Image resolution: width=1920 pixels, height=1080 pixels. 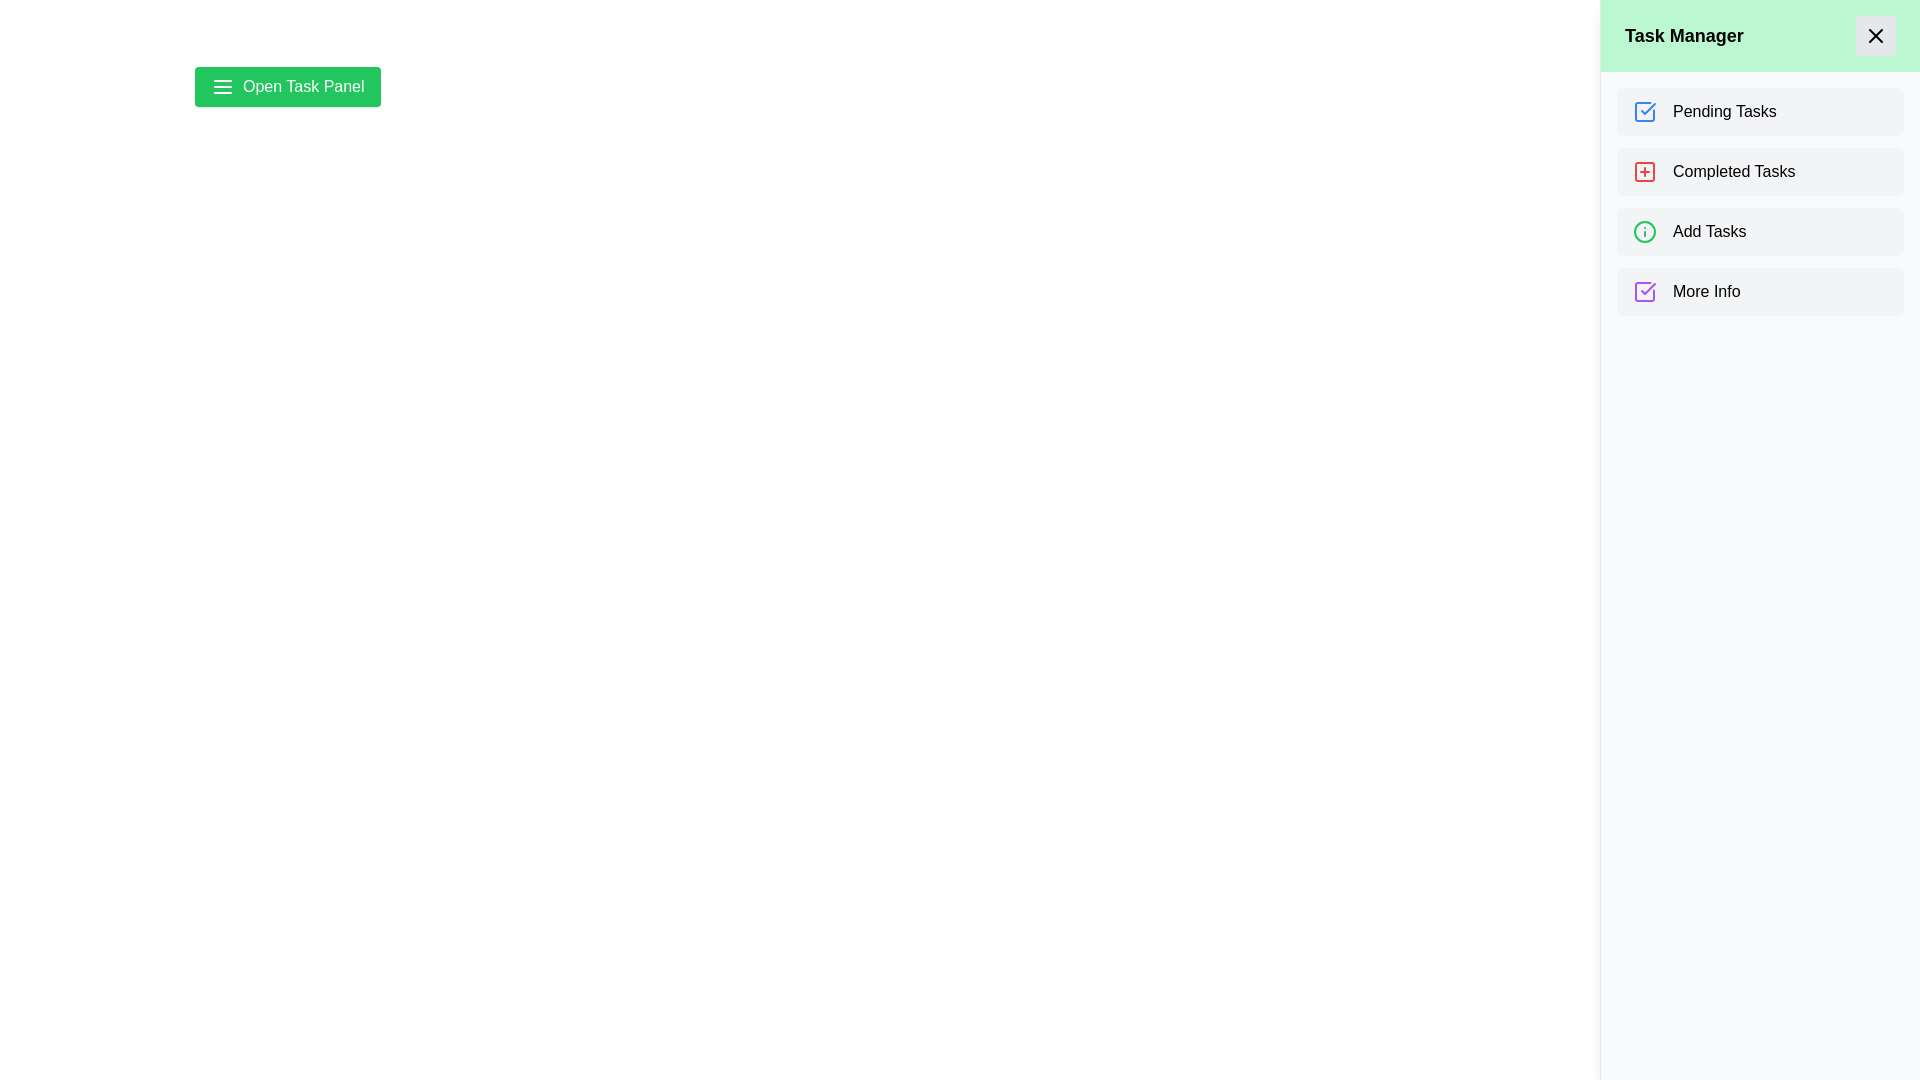 I want to click on the task category Add Tasks from the list, so click(x=1760, y=230).